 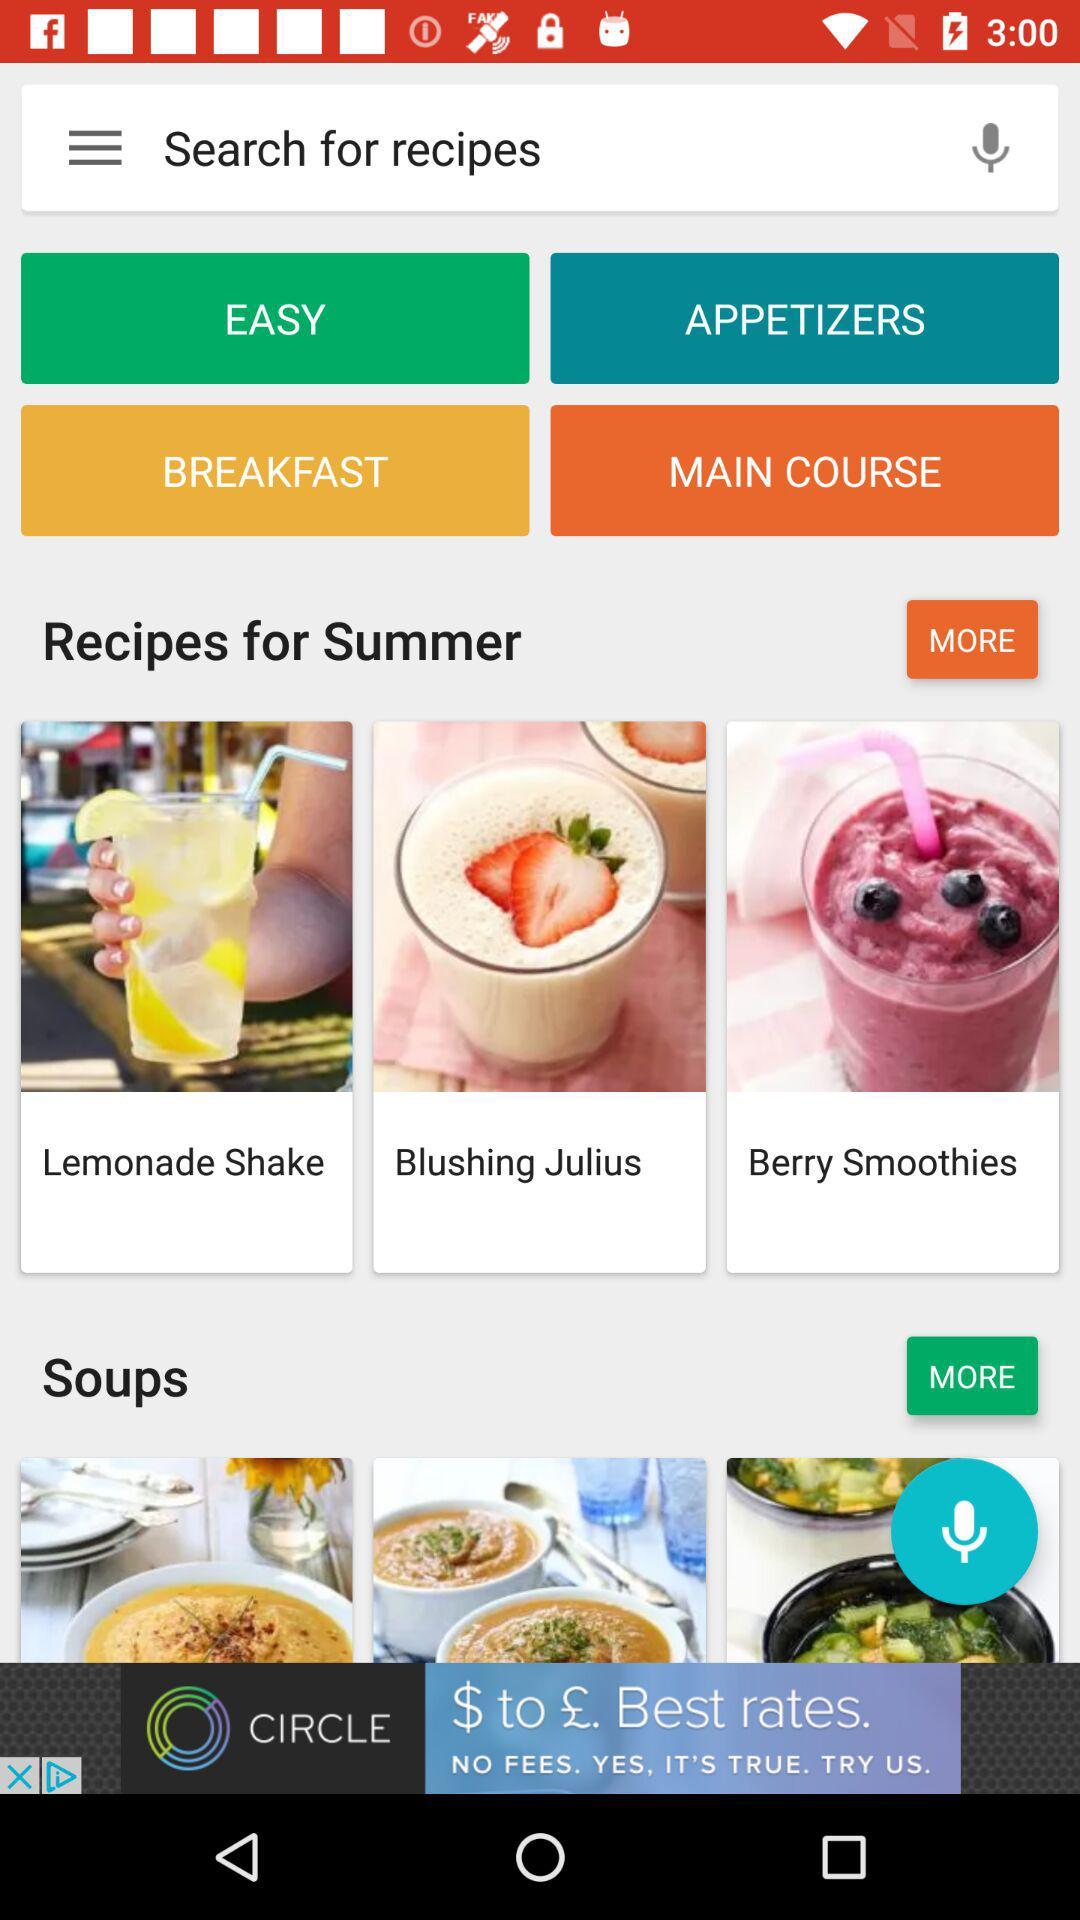 What do you see at coordinates (990, 146) in the screenshot?
I see `the microphone icon` at bounding box center [990, 146].